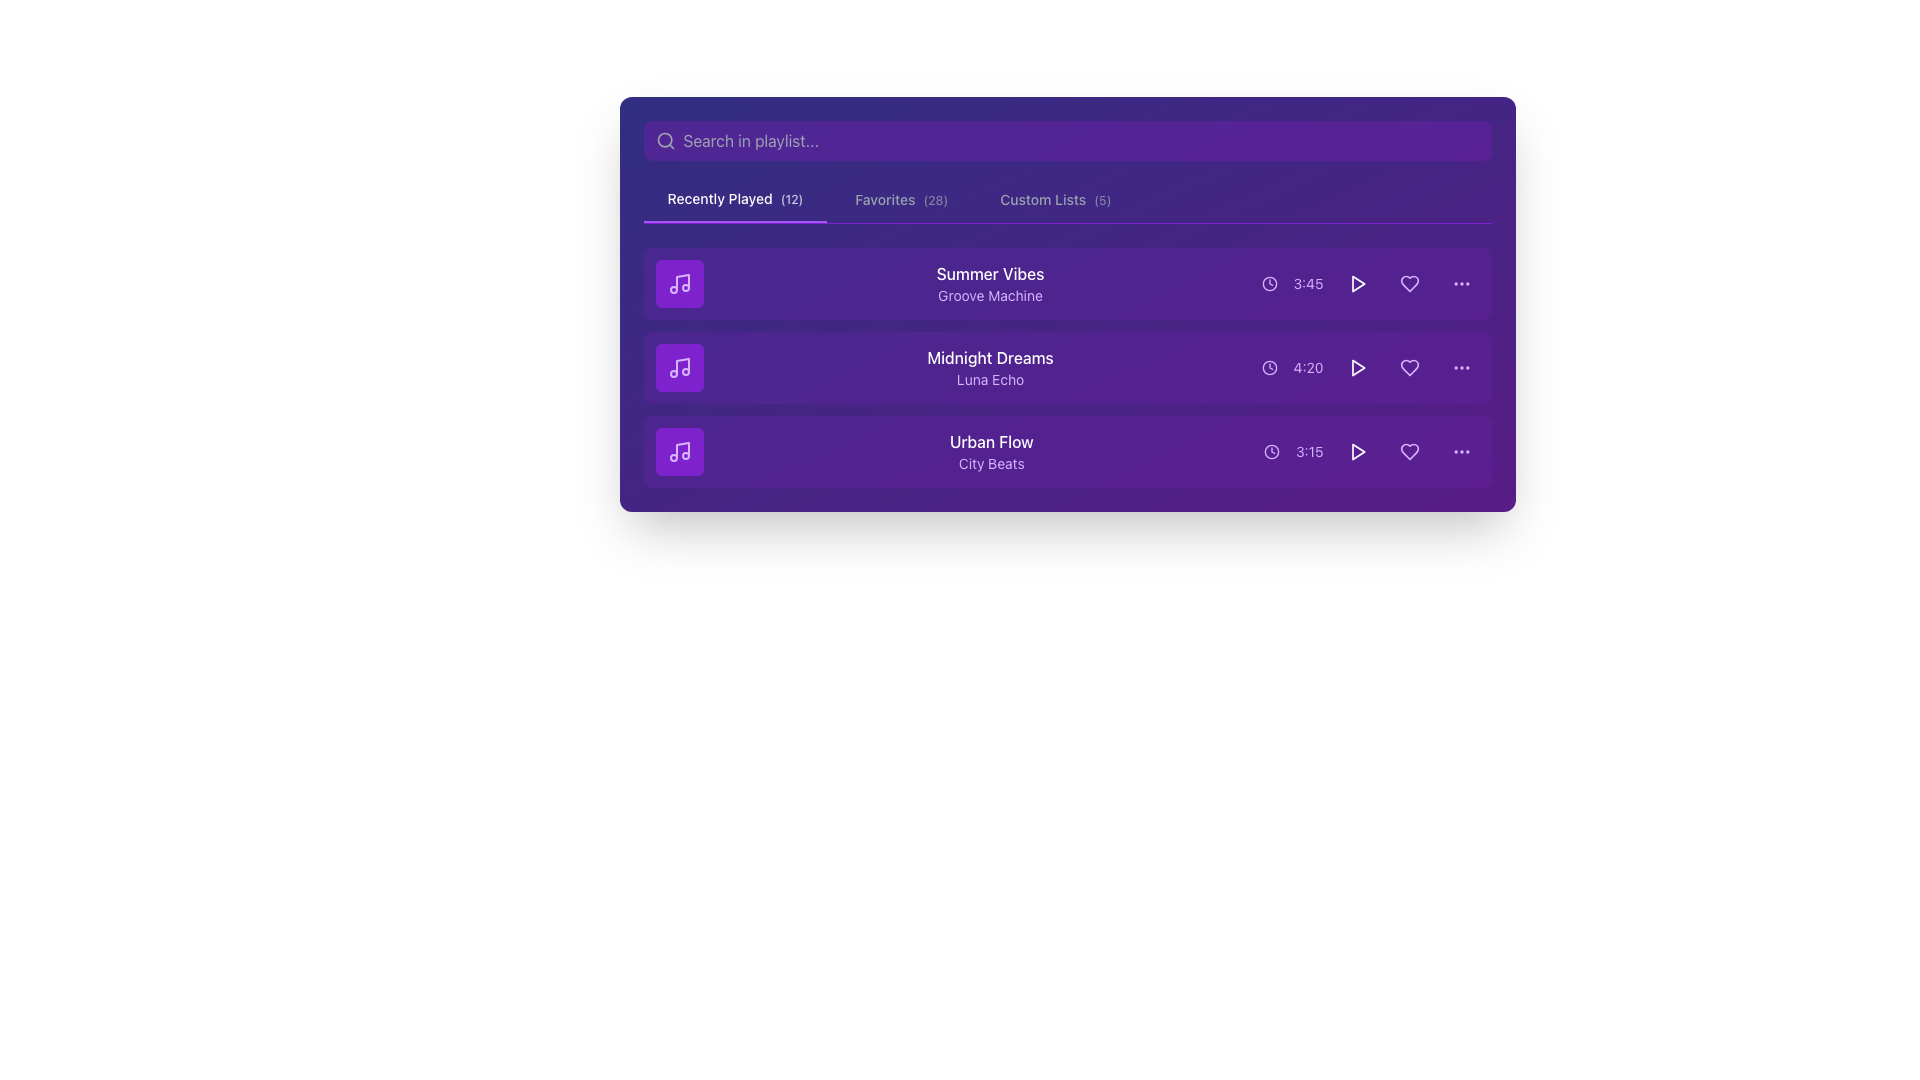 The image size is (1920, 1080). I want to click on the non-interactive icon representing the audio content labeled 'Midnight Dreams' located in the leftmost part of the list item with the subtitle 'Luna Echo' in the 'Recently Played' section, so click(679, 367).